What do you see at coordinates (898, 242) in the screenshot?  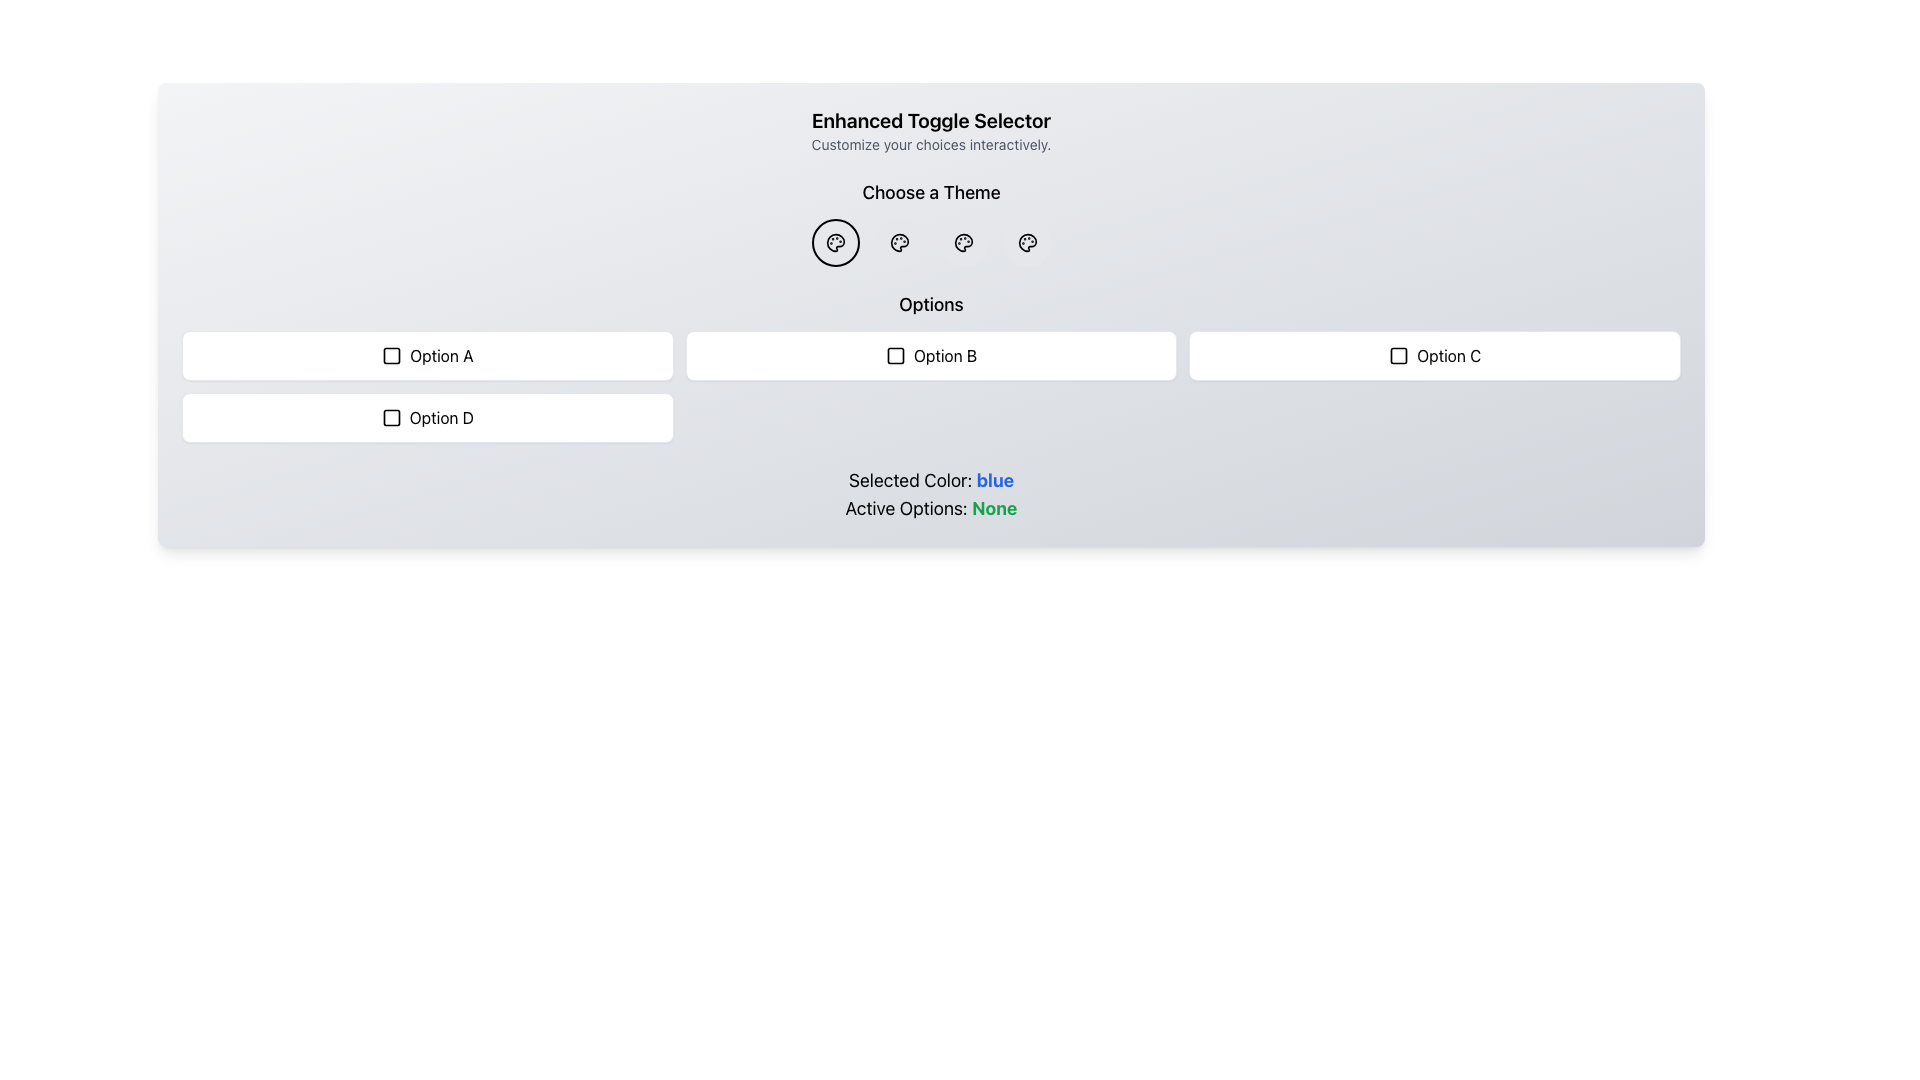 I see `the second color/theme icon in the 'Choose a Theme' selection row` at bounding box center [898, 242].